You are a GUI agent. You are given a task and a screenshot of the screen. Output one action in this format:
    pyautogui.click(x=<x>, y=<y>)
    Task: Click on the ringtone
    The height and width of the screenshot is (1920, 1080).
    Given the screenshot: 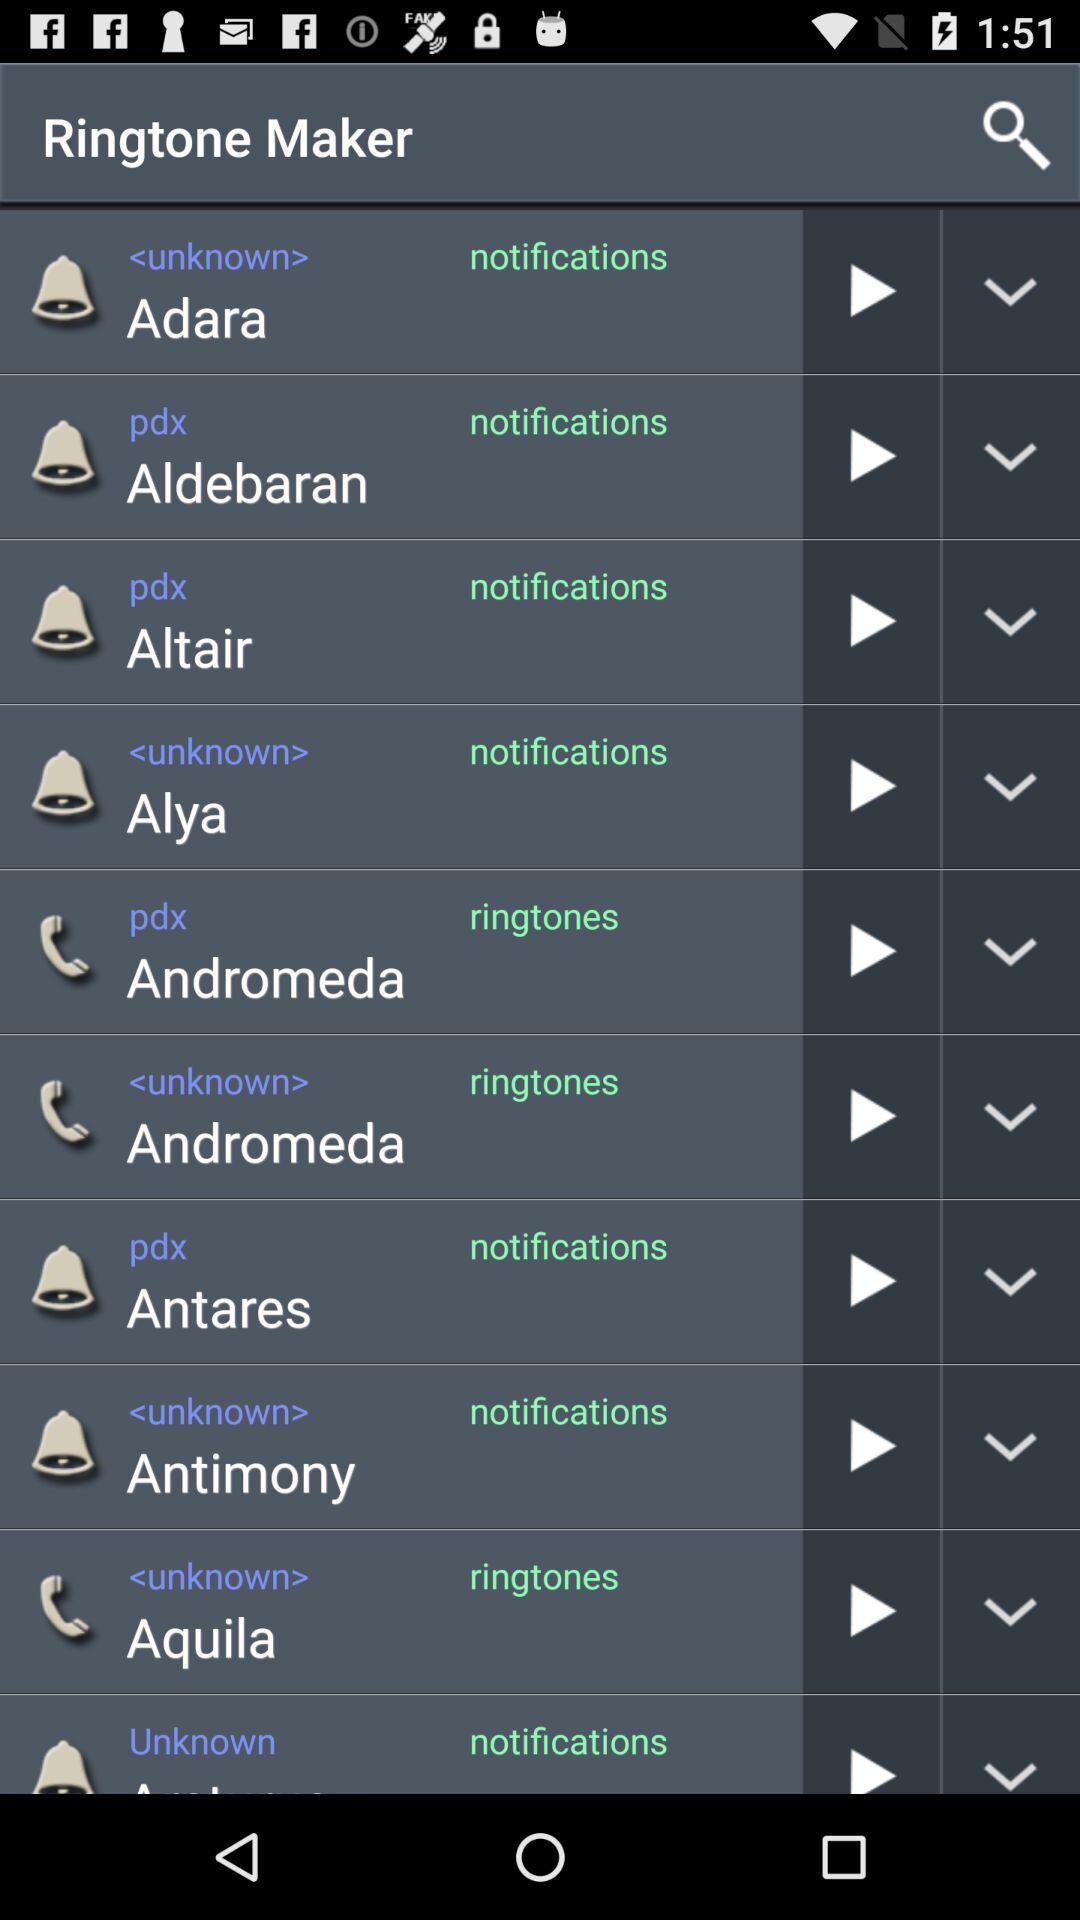 What is the action you would take?
    pyautogui.click(x=870, y=1281)
    